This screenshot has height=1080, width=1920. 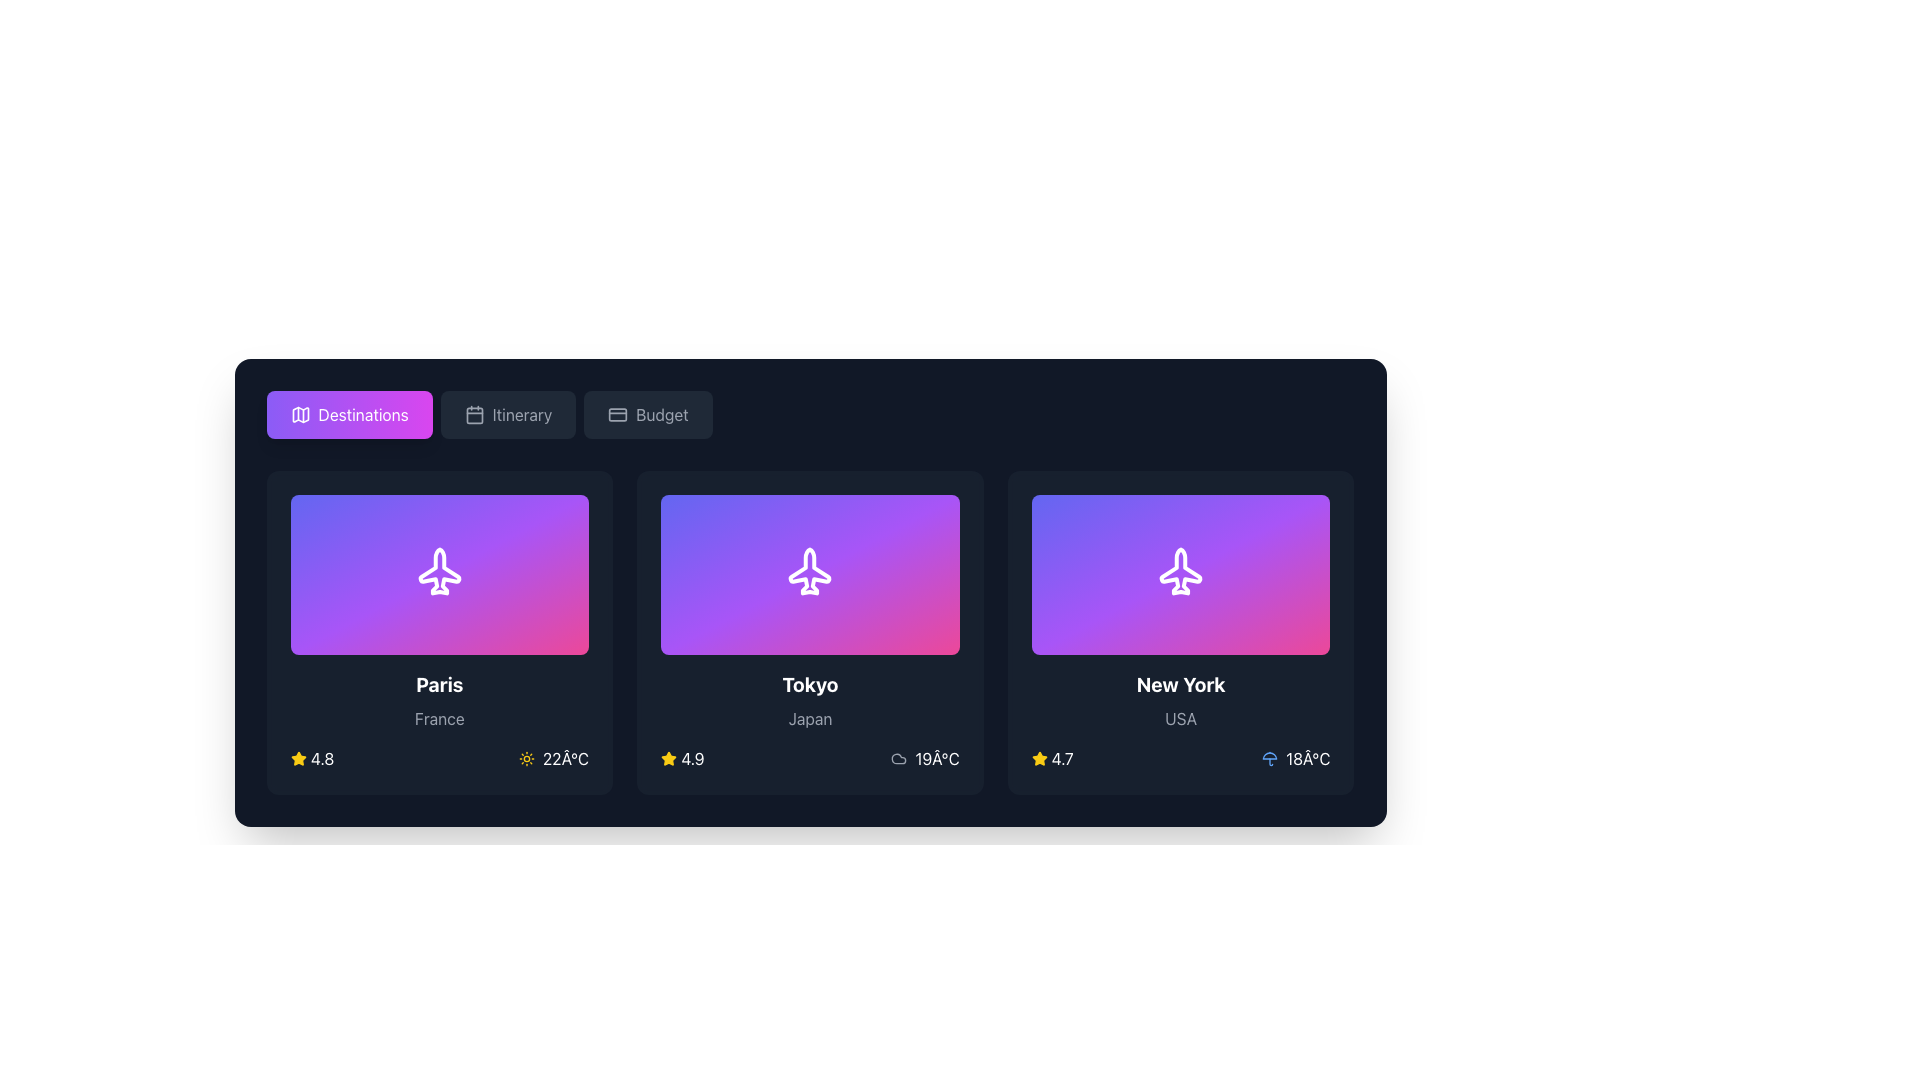 I want to click on the stylized cloud icon located at the bottom-right of the 'Tokyo' weather card, so click(x=898, y=759).